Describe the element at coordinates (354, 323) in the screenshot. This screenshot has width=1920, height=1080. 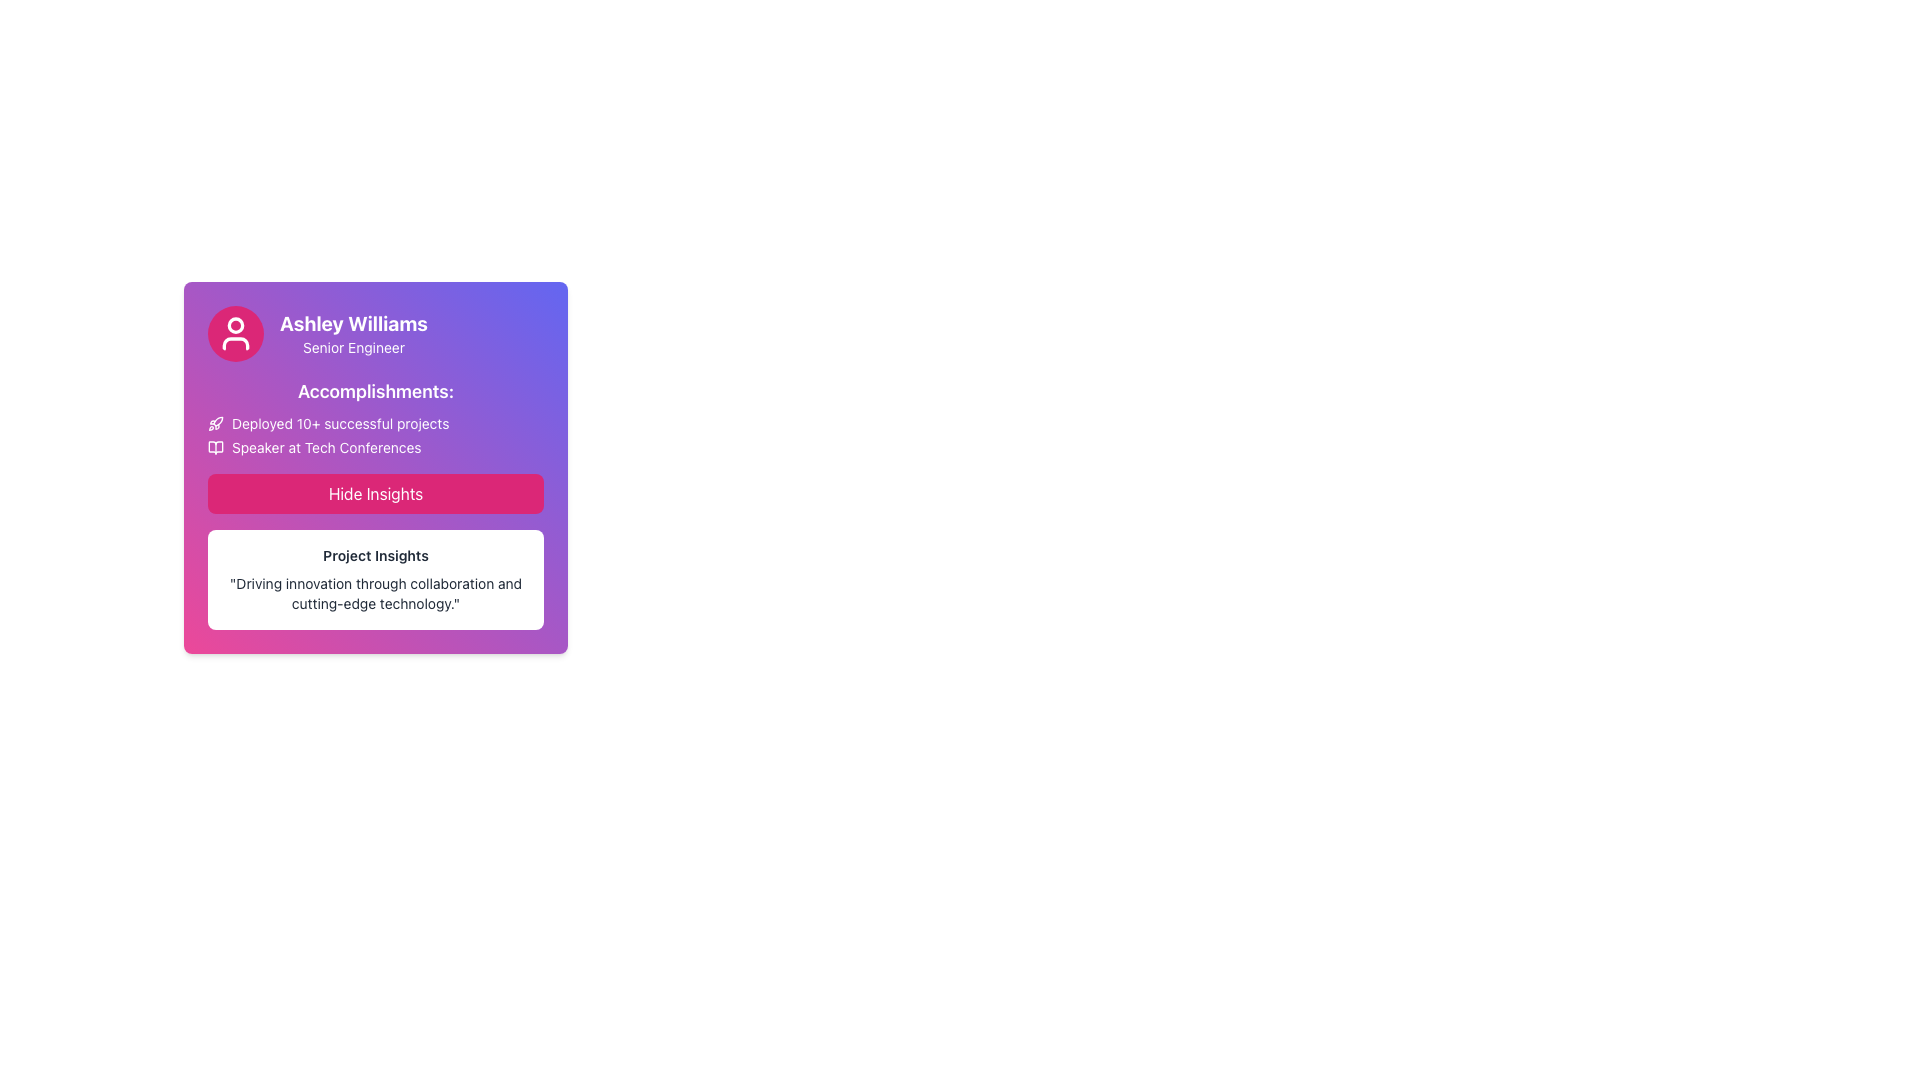
I see `displayed name 'Ashley Williams' from the text block located at the top of the card interface` at that location.